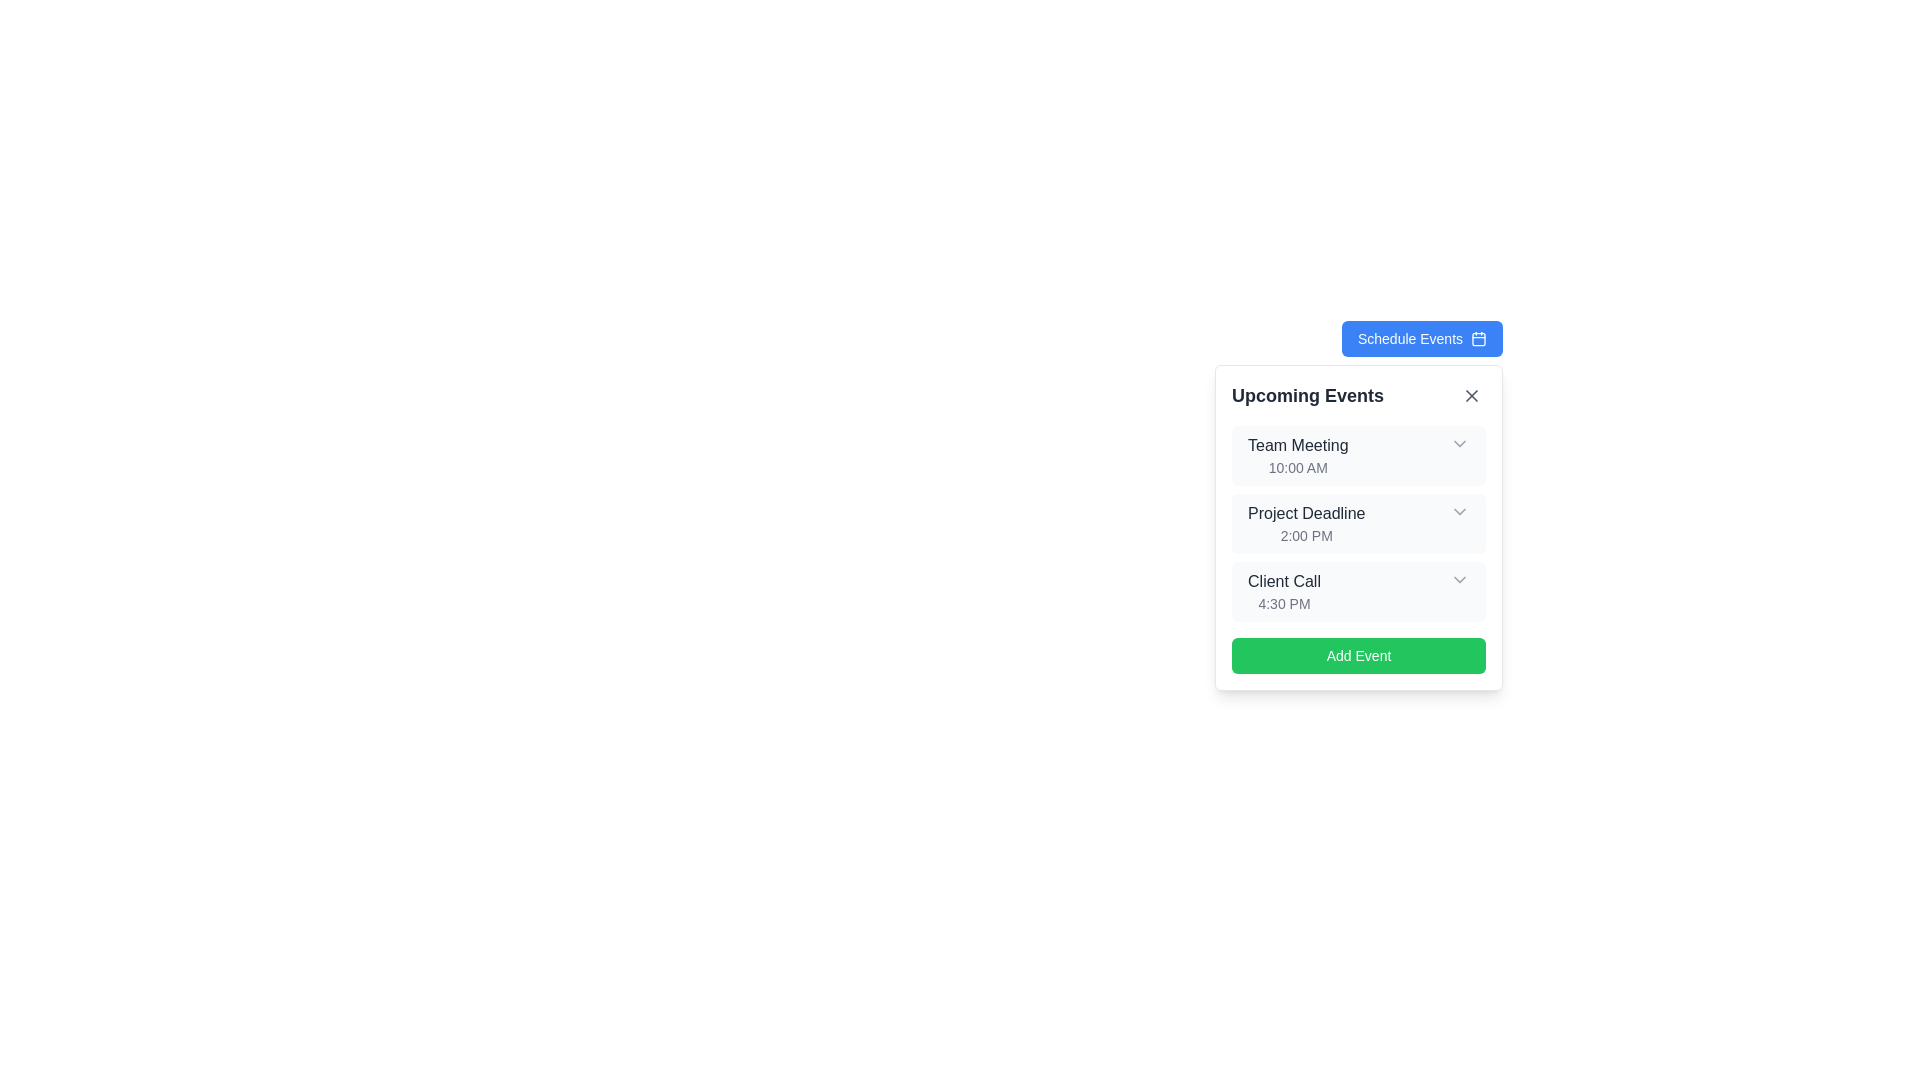 Image resolution: width=1920 pixels, height=1080 pixels. Describe the element at coordinates (1298, 455) in the screenshot. I see `event details displayed as 'Team Meeting' and '10:00 AM', the first item in the 'Upcoming Events' list, which is styled with a bold gray font for the title and lighter gray for the time` at that location.